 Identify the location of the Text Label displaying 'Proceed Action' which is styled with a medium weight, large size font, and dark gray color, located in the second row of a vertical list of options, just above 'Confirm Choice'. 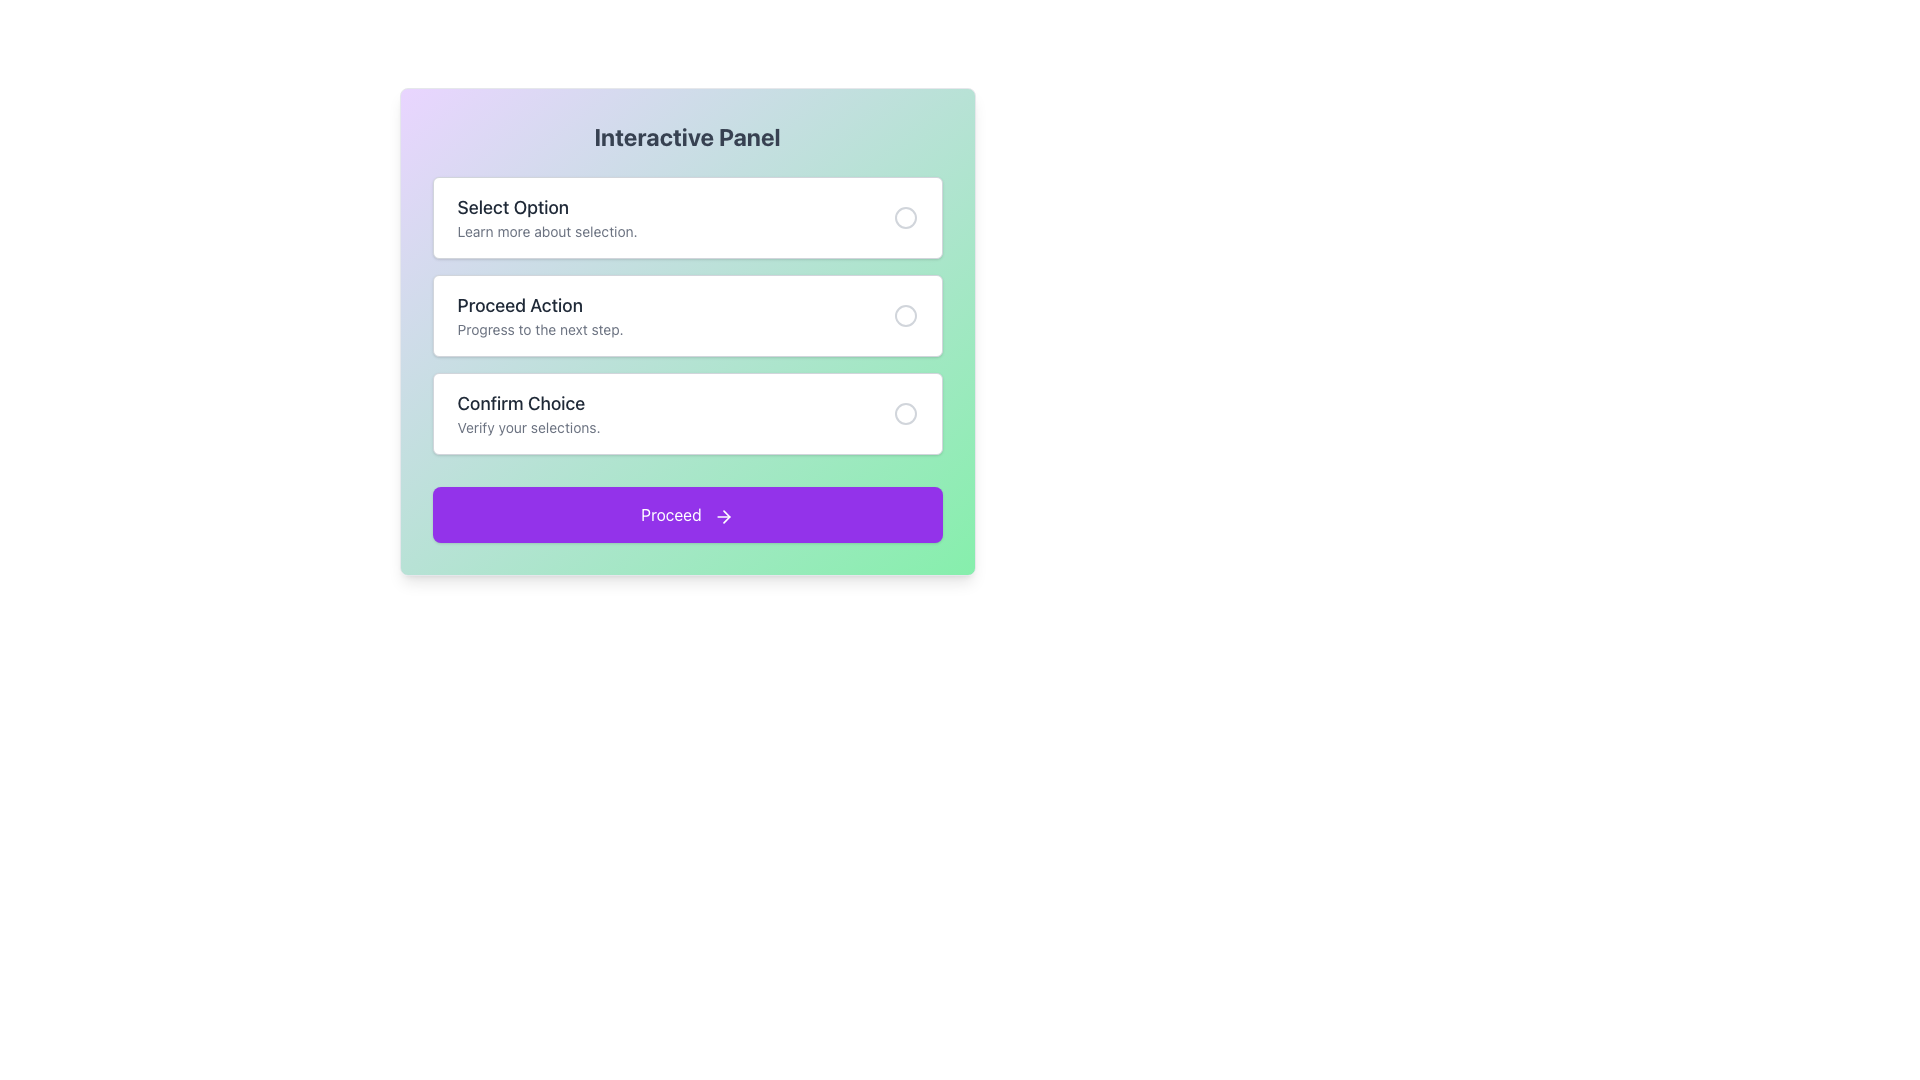
(540, 305).